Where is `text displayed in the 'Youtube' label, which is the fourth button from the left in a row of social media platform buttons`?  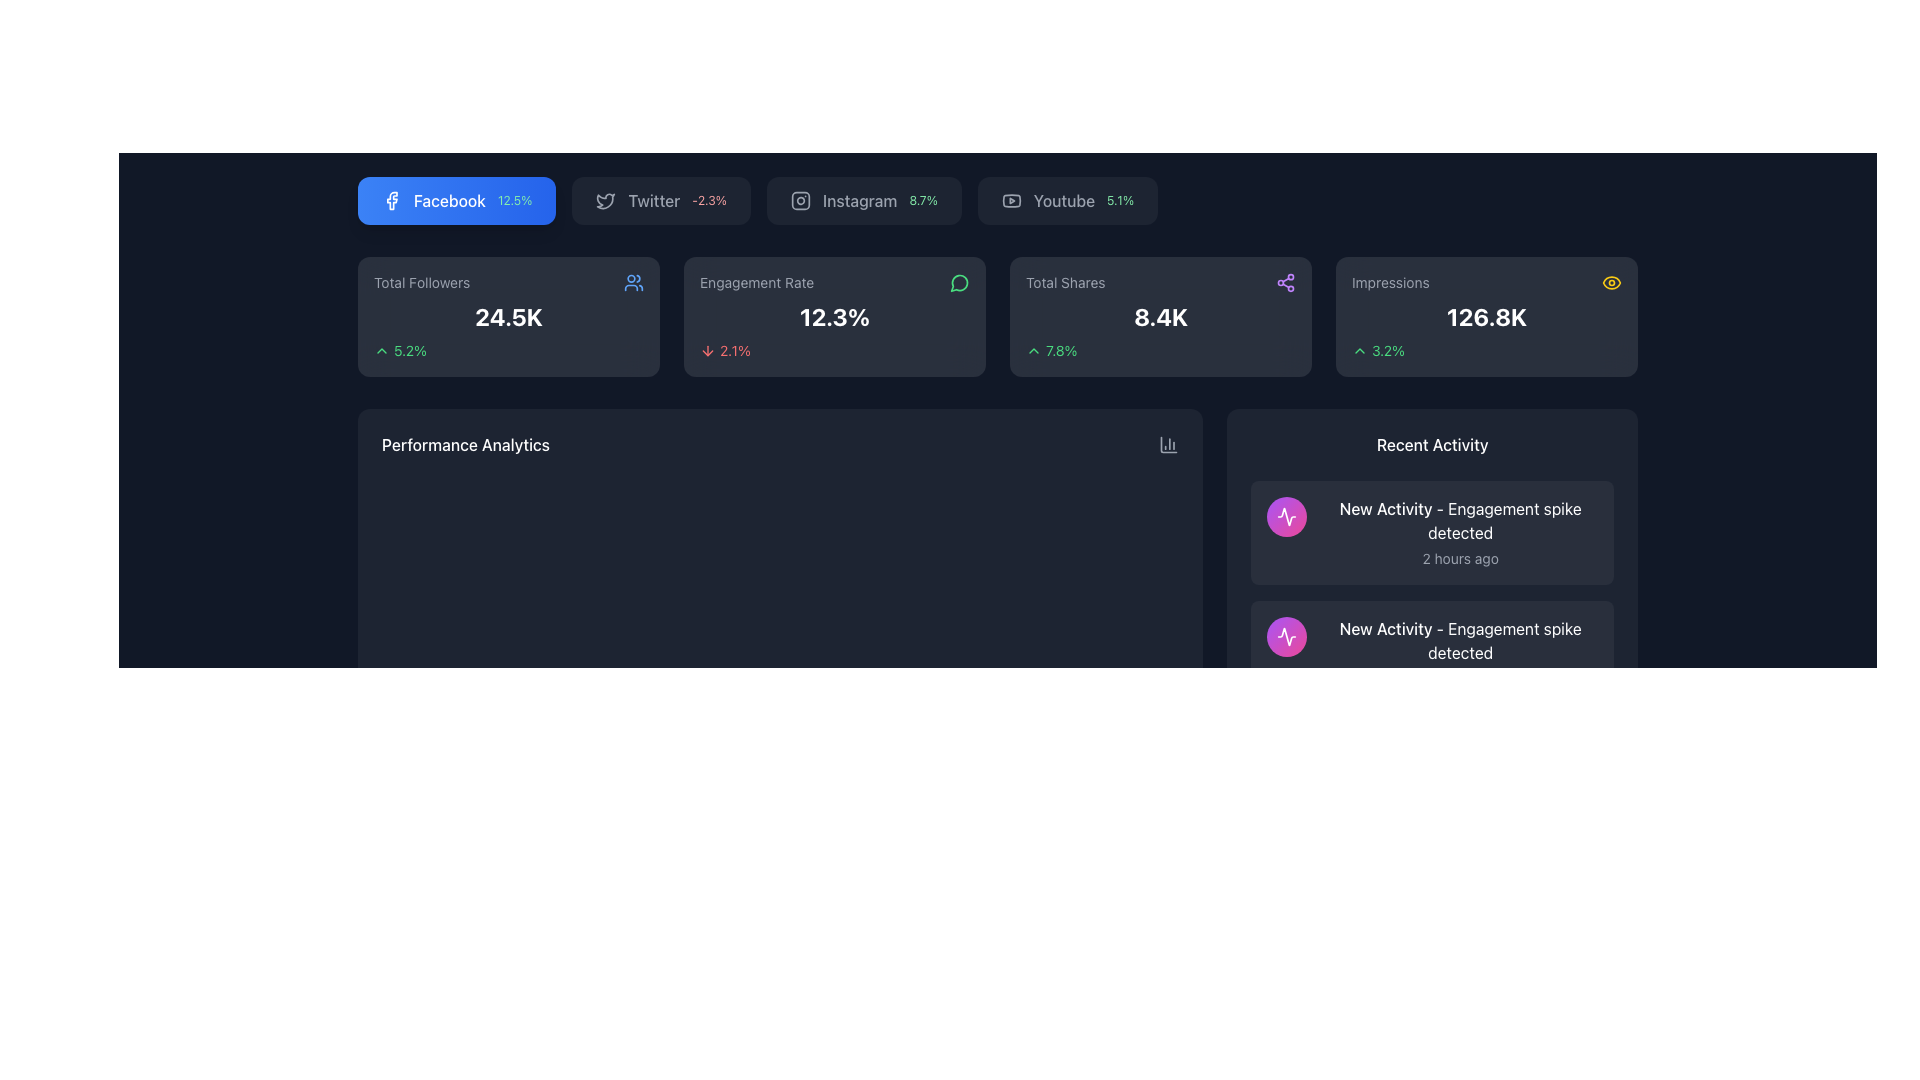
text displayed in the 'Youtube' label, which is the fourth button from the left in a row of social media platform buttons is located at coordinates (1063, 200).